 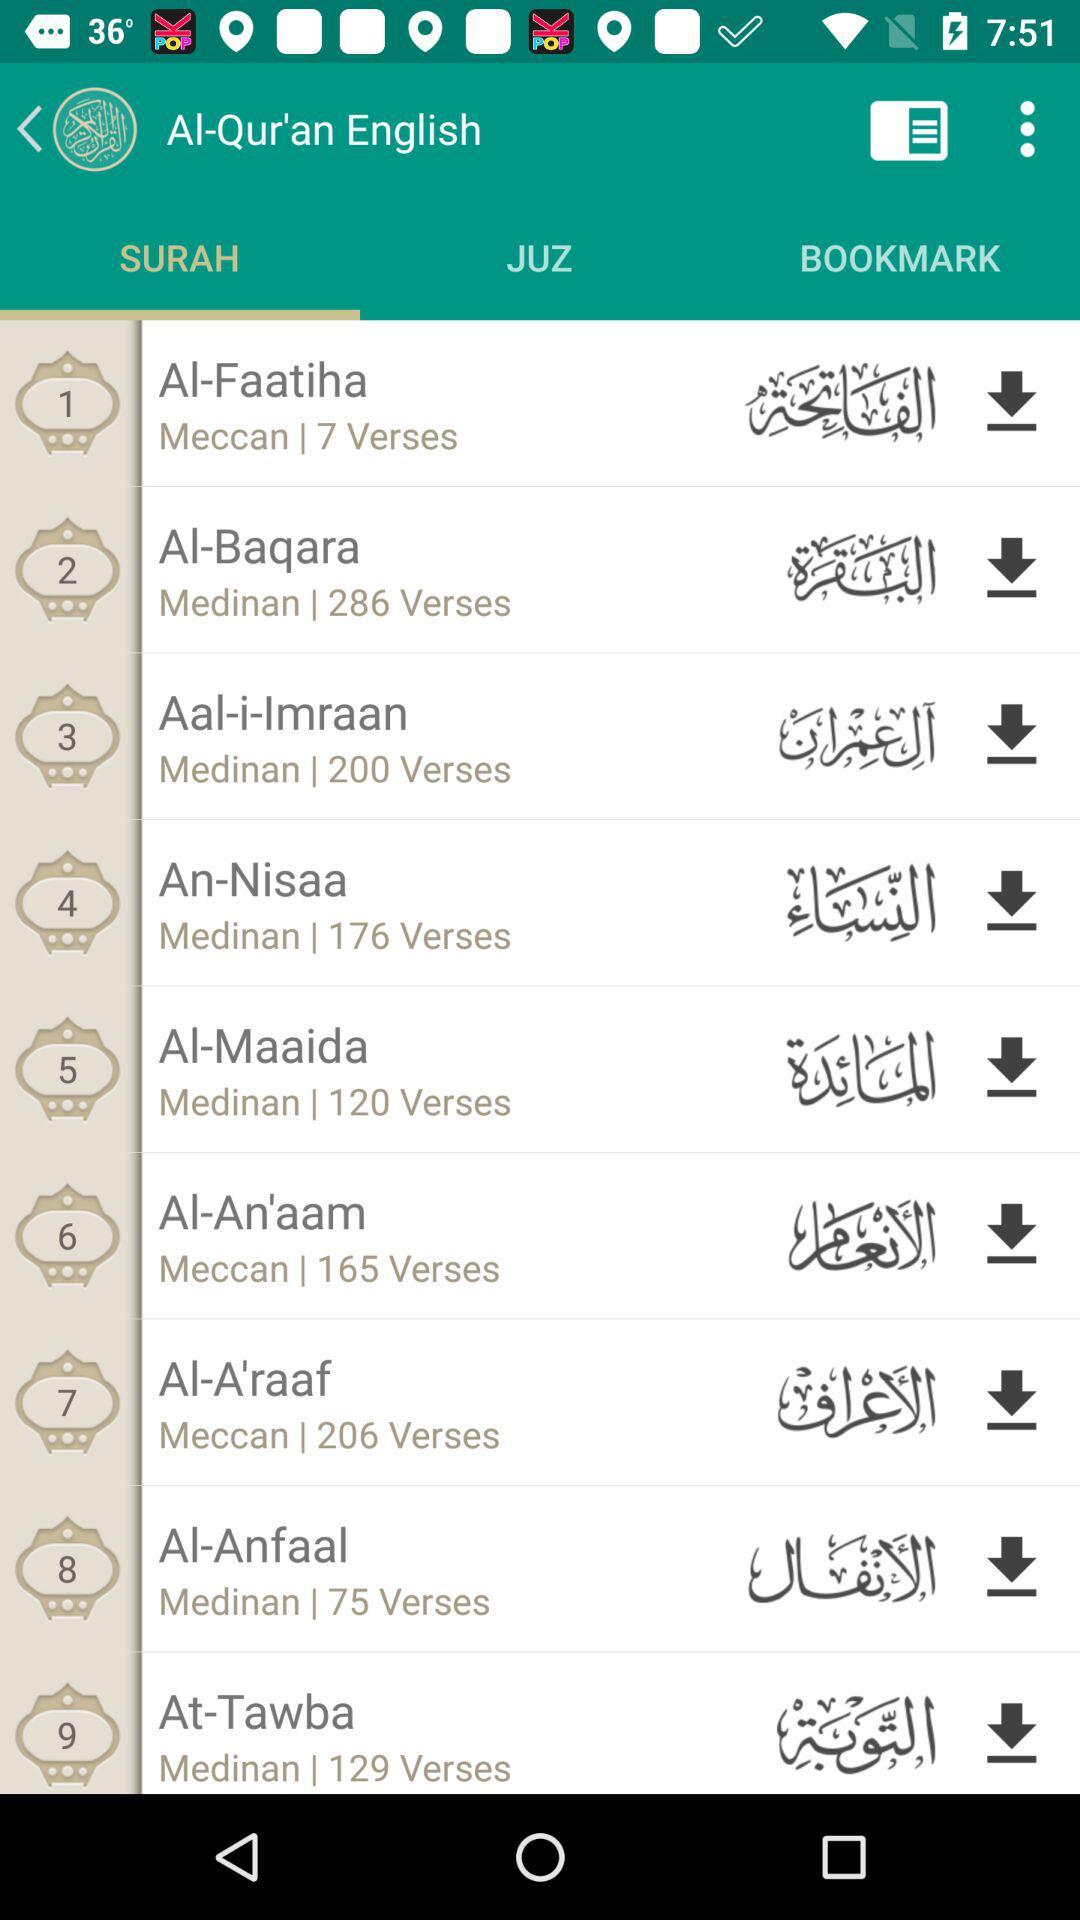 I want to click on download, so click(x=1011, y=901).